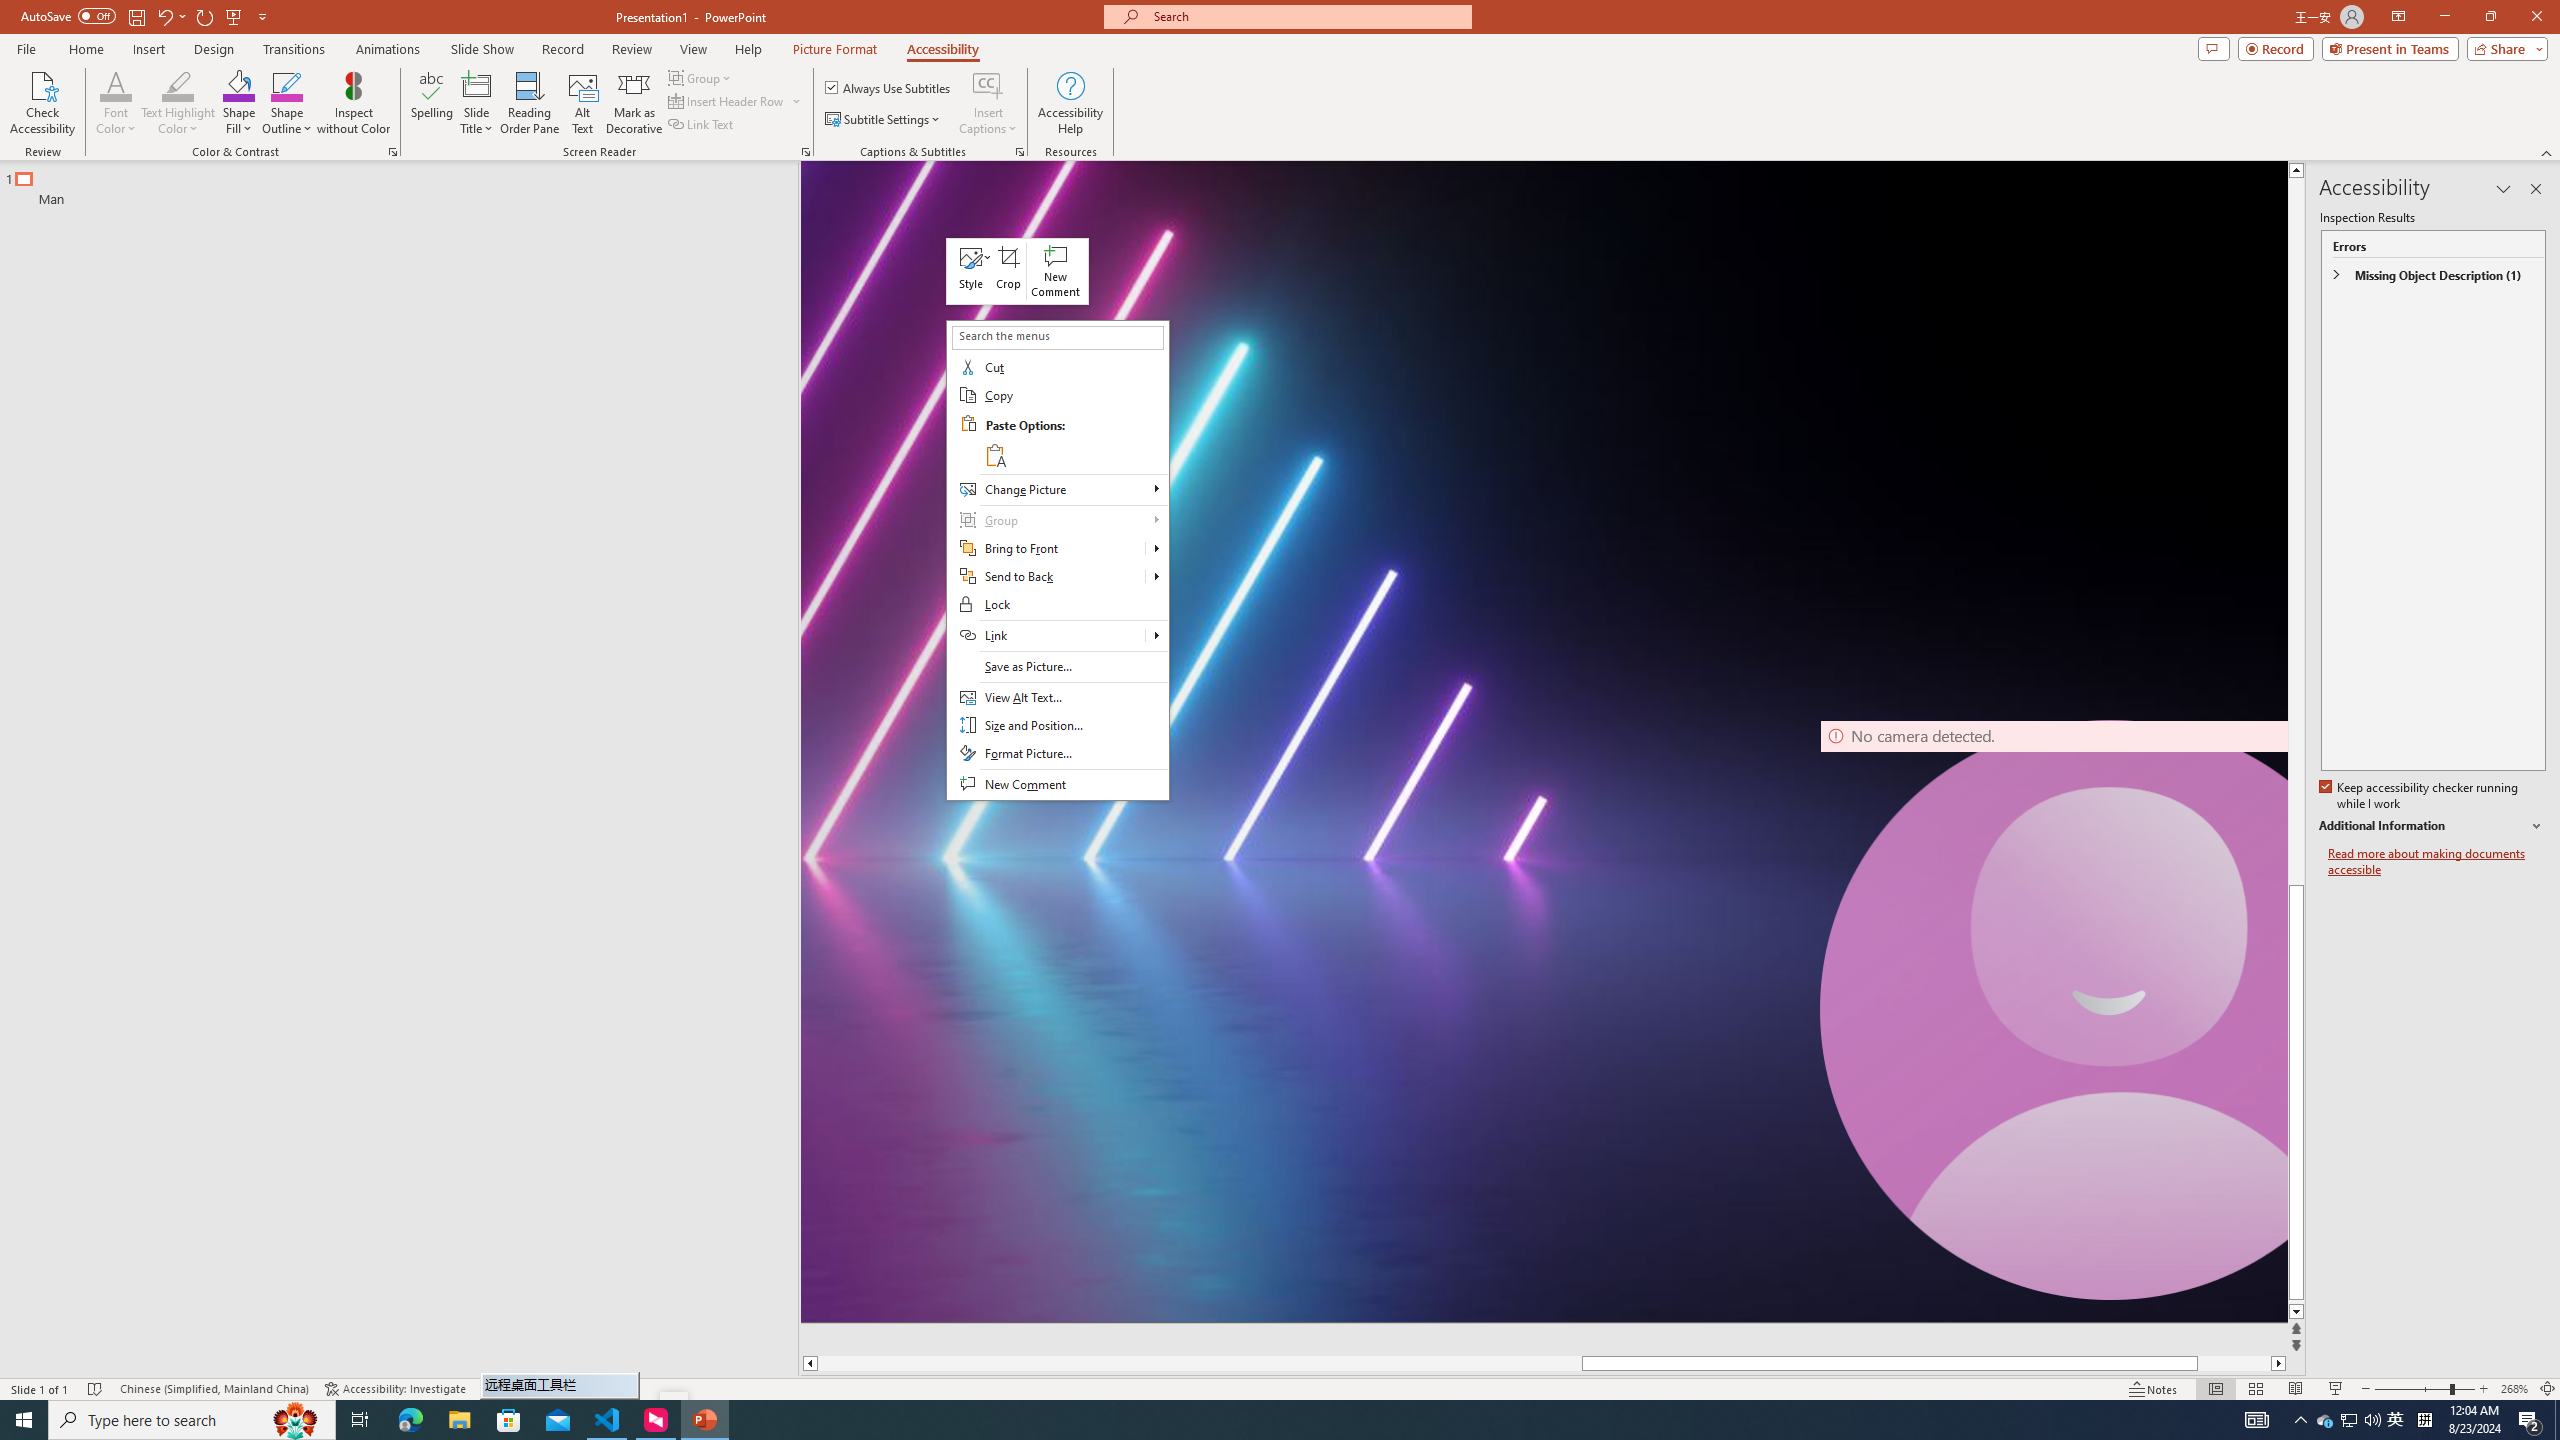 This screenshot has width=2560, height=1440. Describe the element at coordinates (1056, 490) in the screenshot. I see `'Change Picture'` at that location.